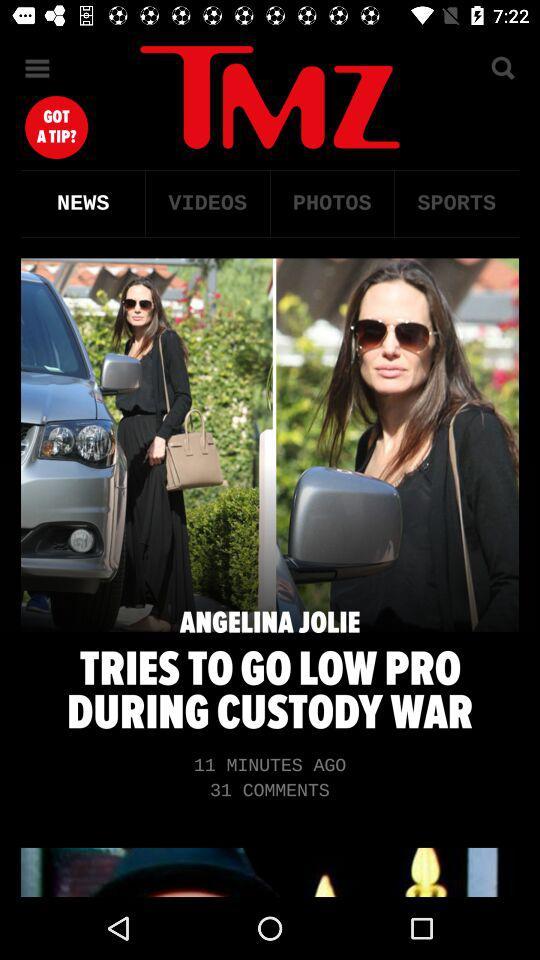  What do you see at coordinates (501, 68) in the screenshot?
I see `open search` at bounding box center [501, 68].